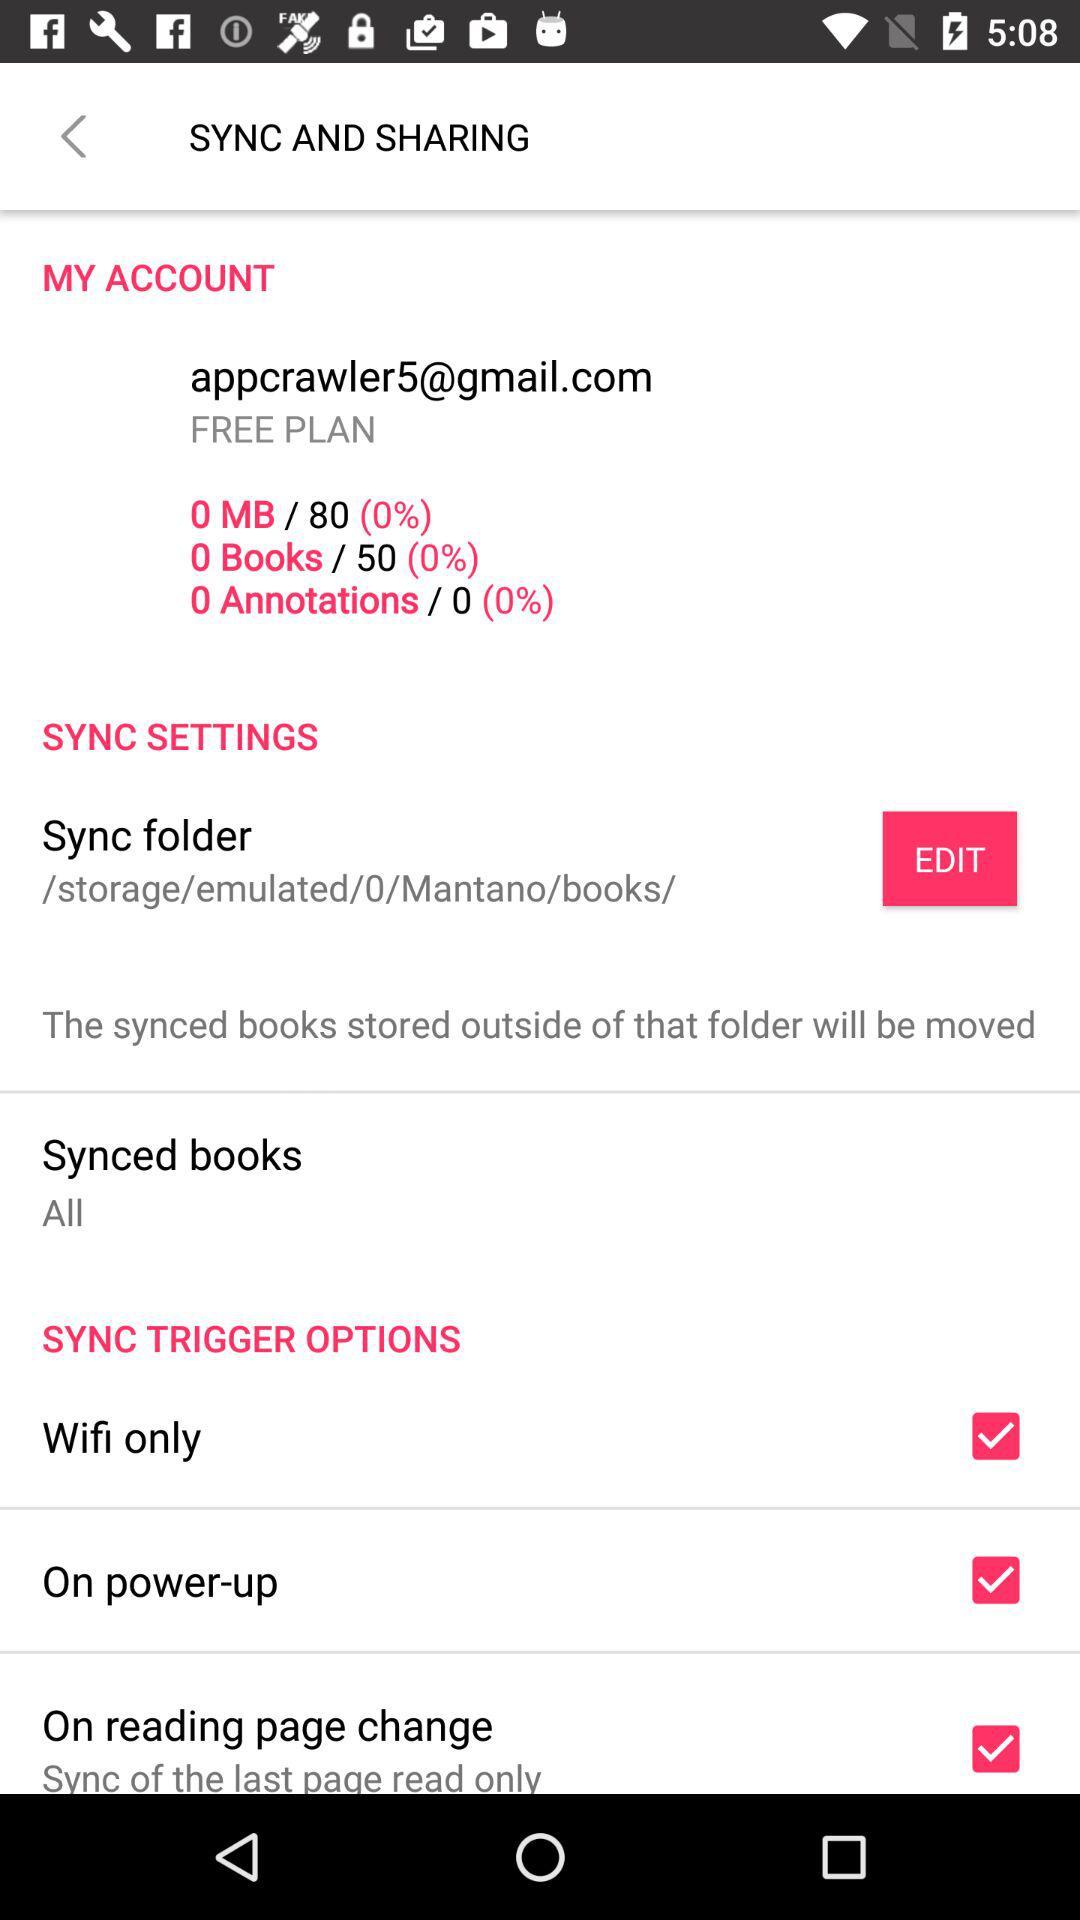 Image resolution: width=1080 pixels, height=1920 pixels. I want to click on all icon, so click(61, 1210).